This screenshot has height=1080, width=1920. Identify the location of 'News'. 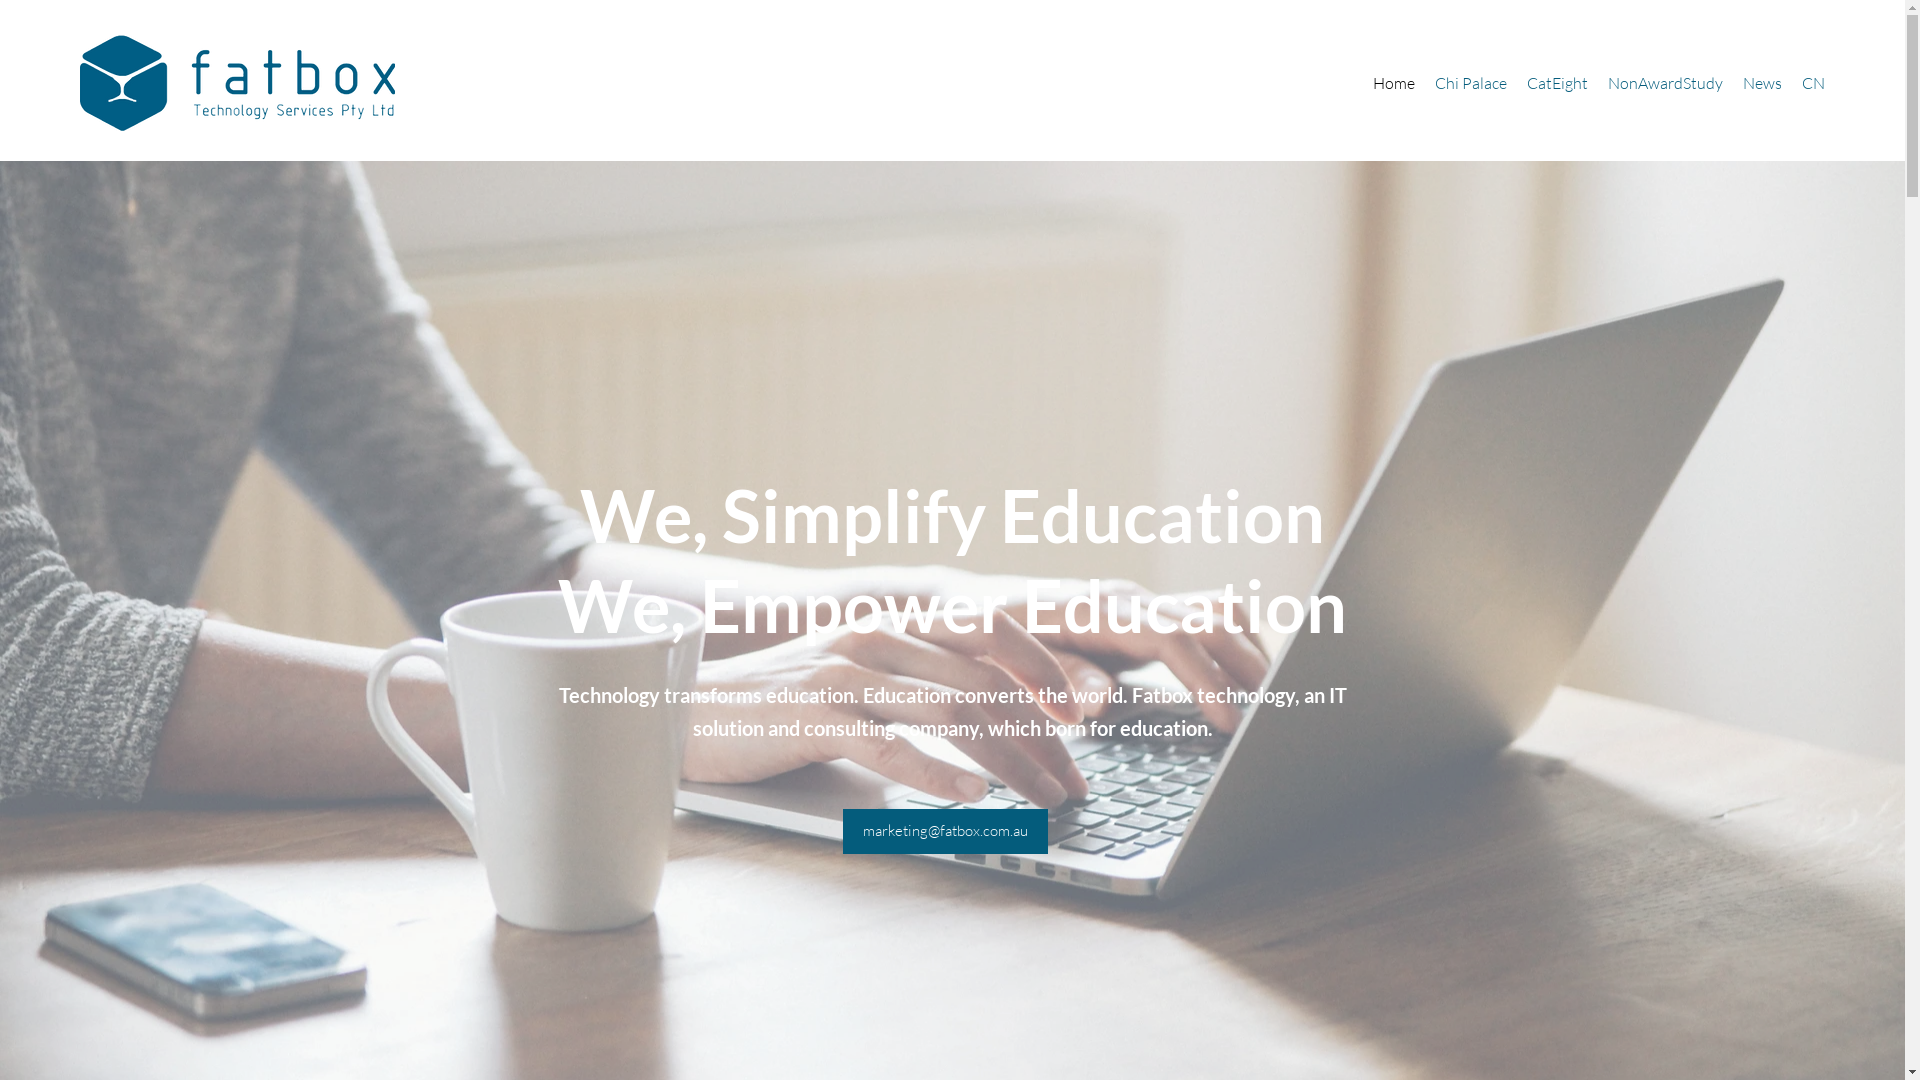
(1762, 82).